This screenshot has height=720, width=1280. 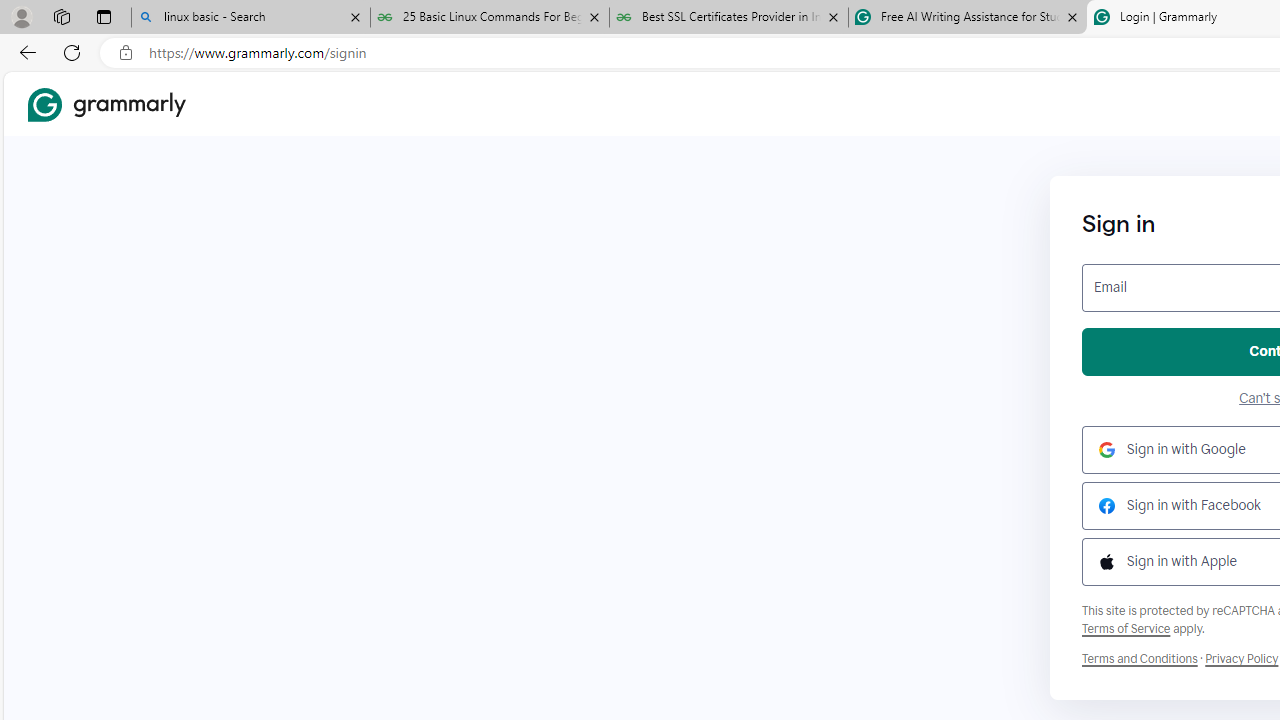 I want to click on 'linux basic - Search', so click(x=249, y=17).